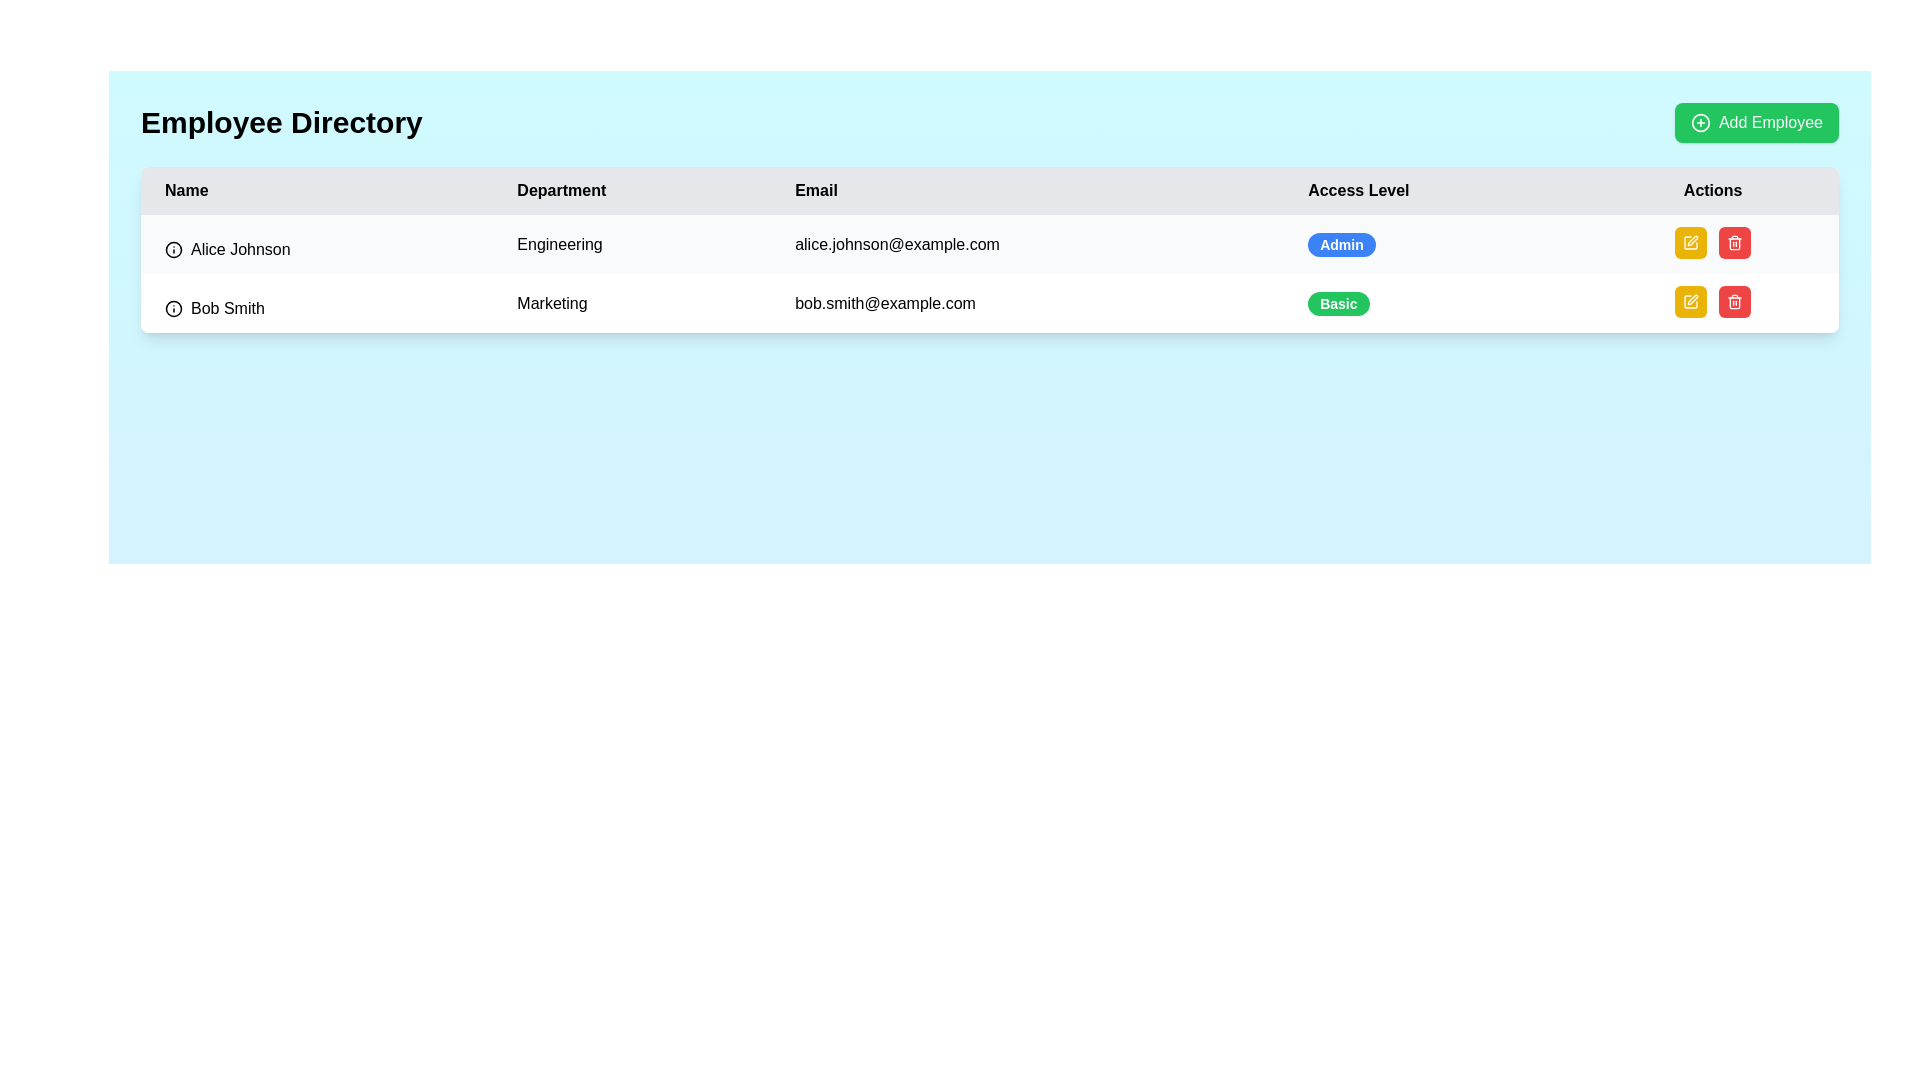 This screenshot has height=1080, width=1920. I want to click on the circular plus icon within the green 'Add Employee' button, so click(1699, 123).